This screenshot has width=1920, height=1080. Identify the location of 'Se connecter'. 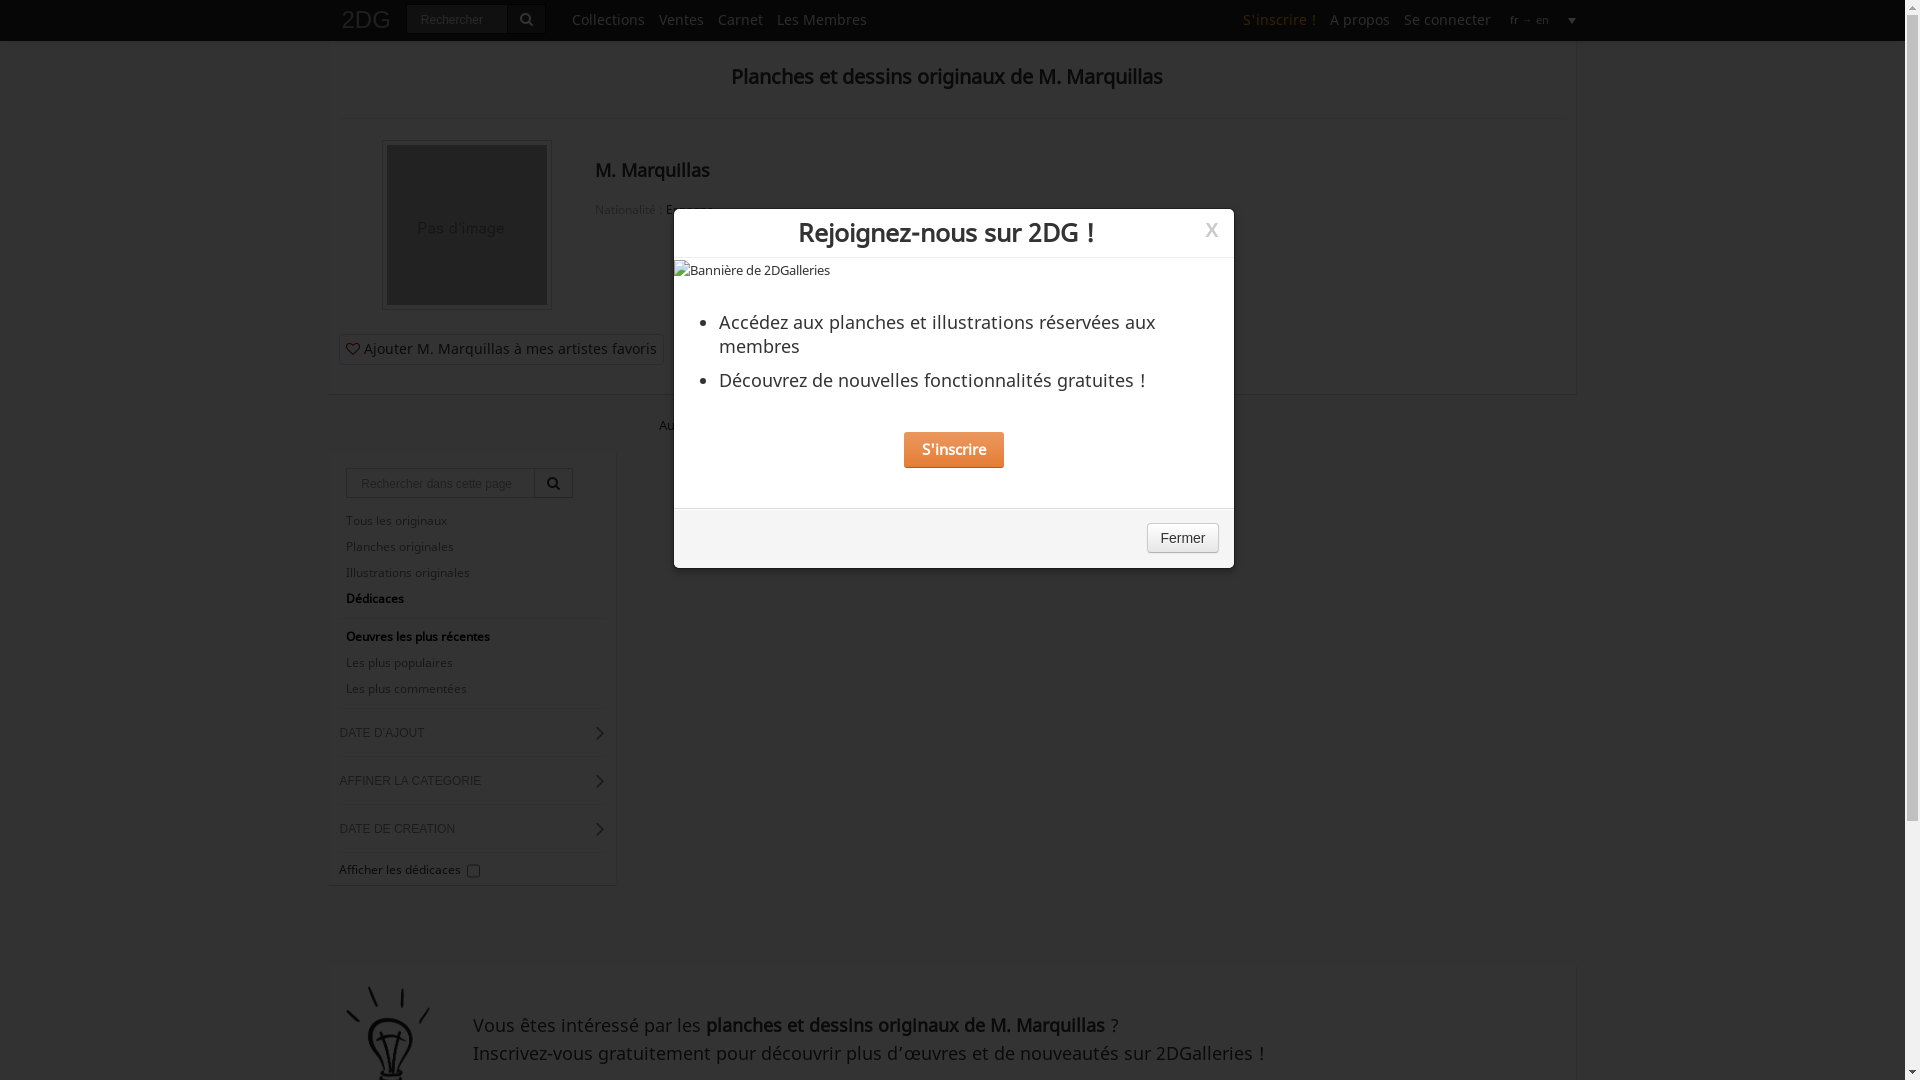
(1446, 18).